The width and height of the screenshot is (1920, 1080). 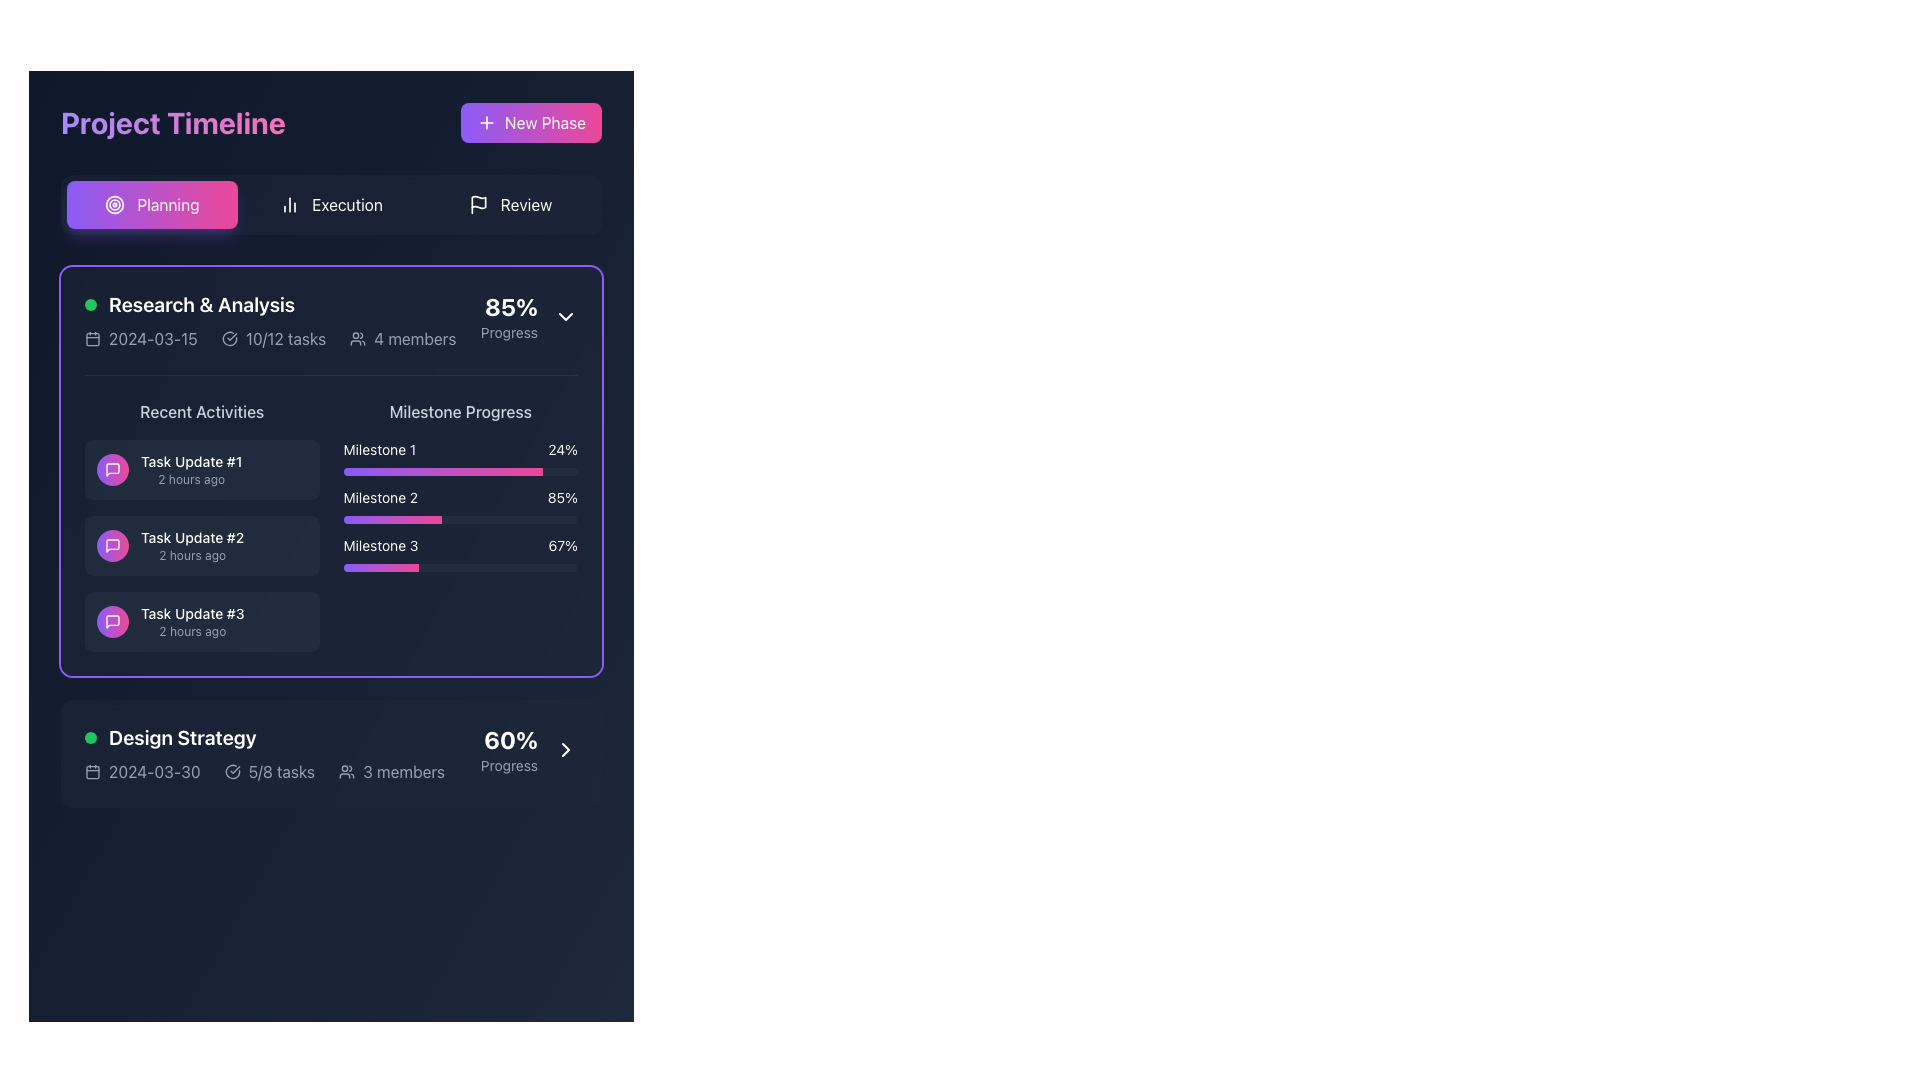 What do you see at coordinates (380, 546) in the screenshot?
I see `the text label displaying 'Milestone 3' in the Milestone Progress section of the 'Research & Analysis' card` at bounding box center [380, 546].